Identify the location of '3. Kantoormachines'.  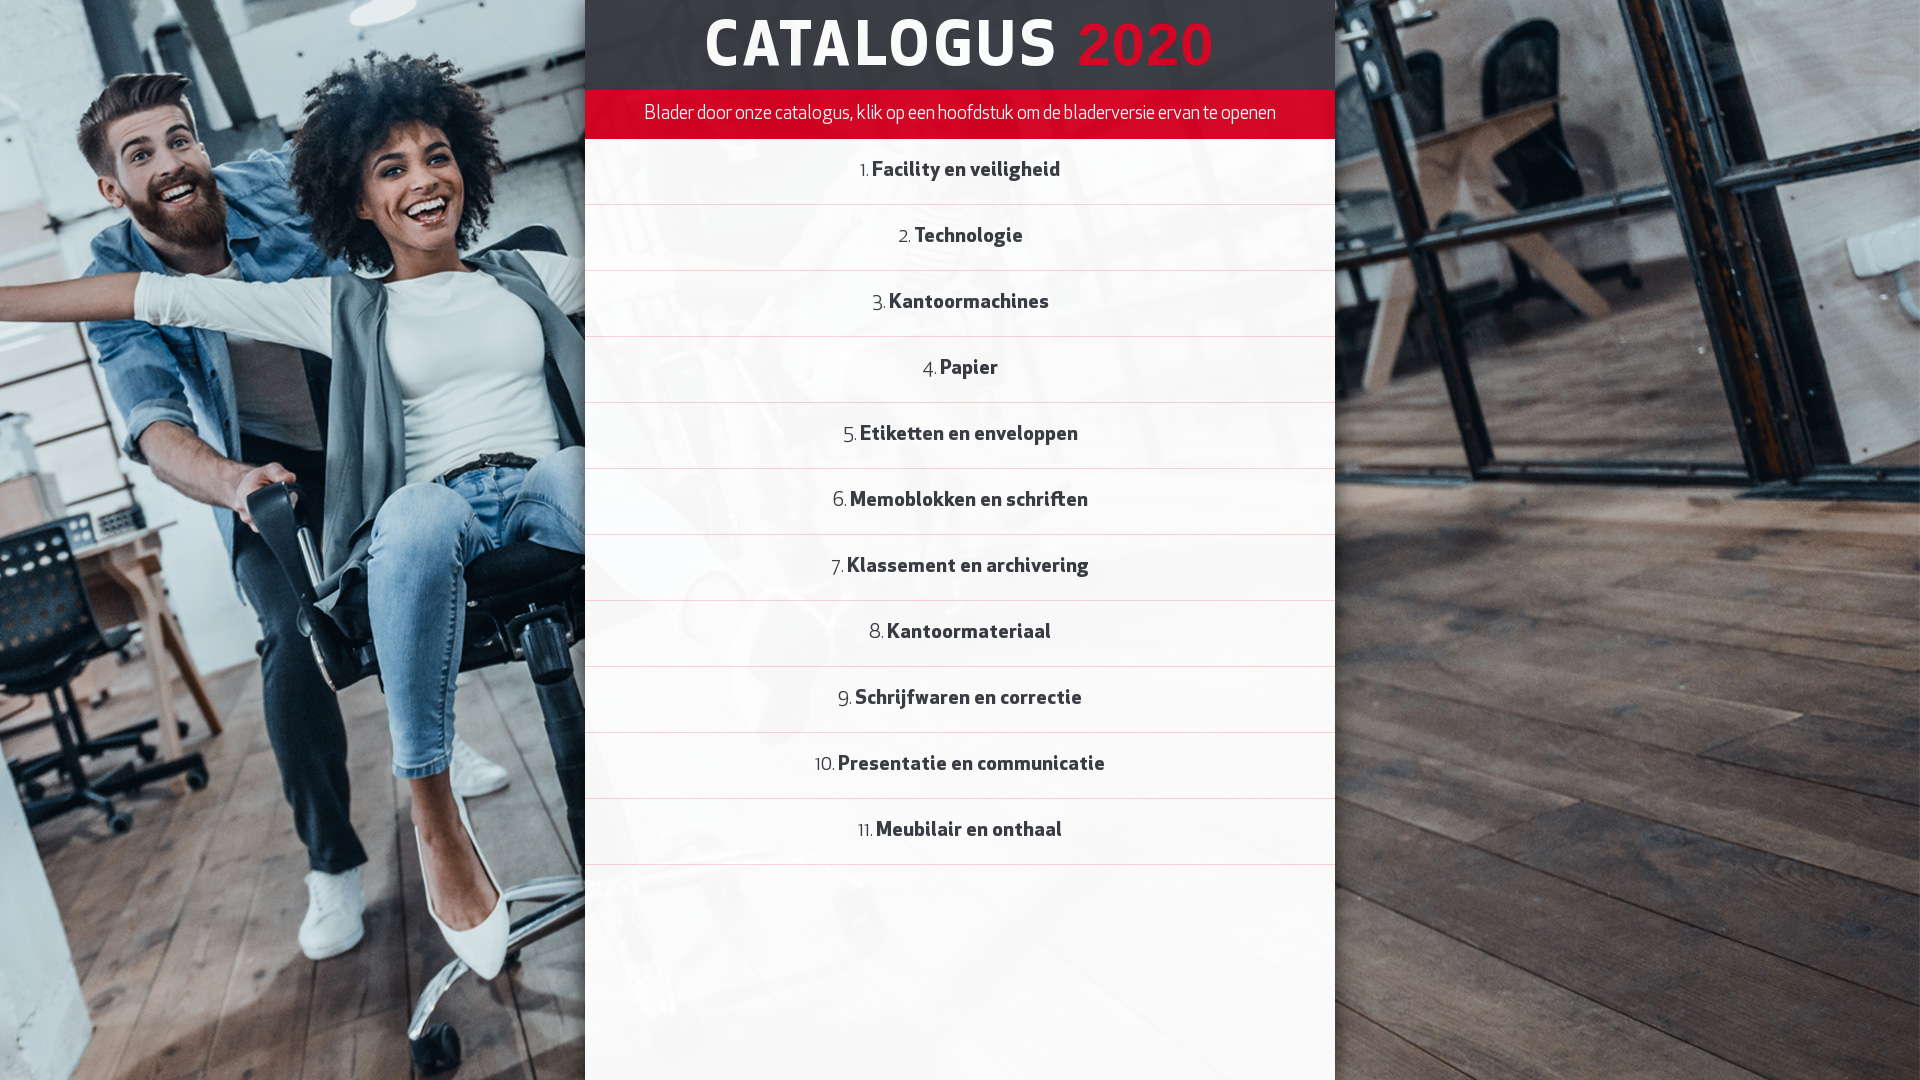
(960, 304).